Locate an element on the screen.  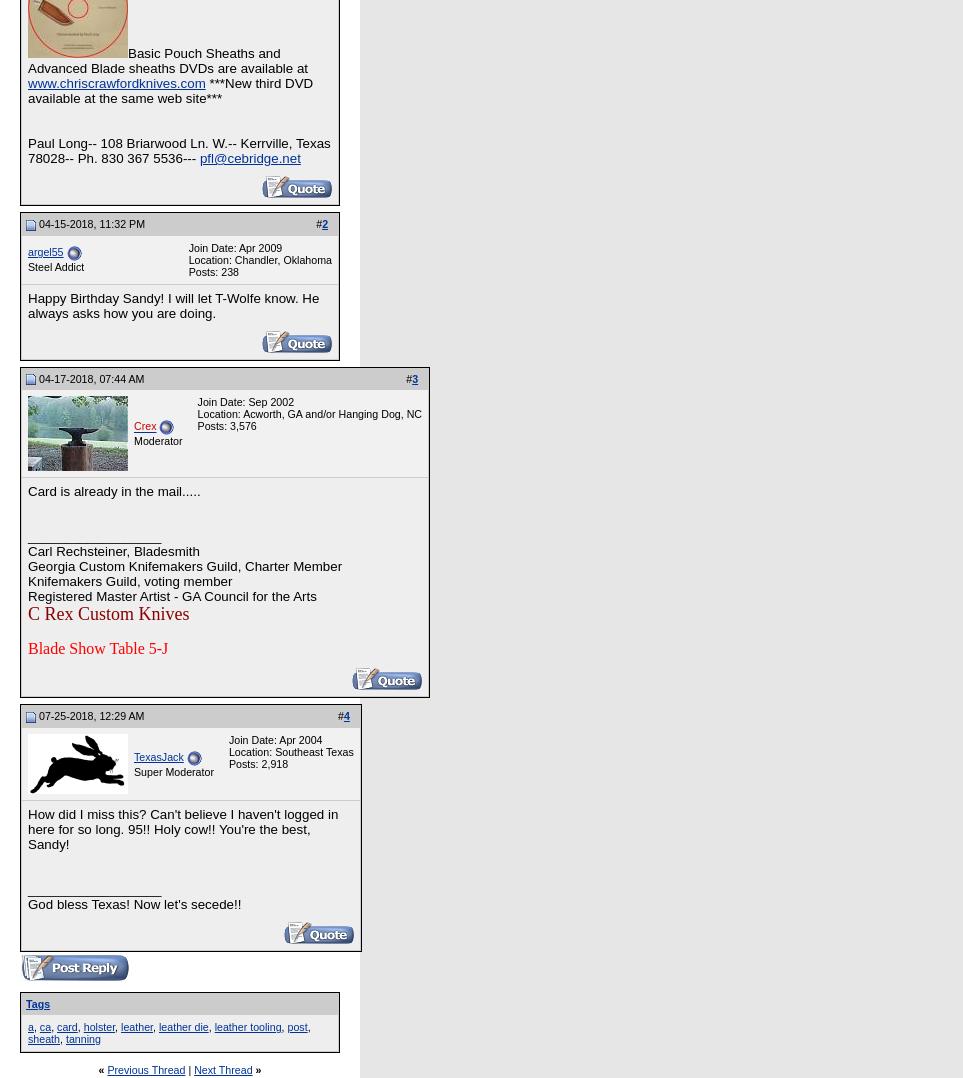
'Carl Rechsteiner, Bladesmith' is located at coordinates (27, 550).